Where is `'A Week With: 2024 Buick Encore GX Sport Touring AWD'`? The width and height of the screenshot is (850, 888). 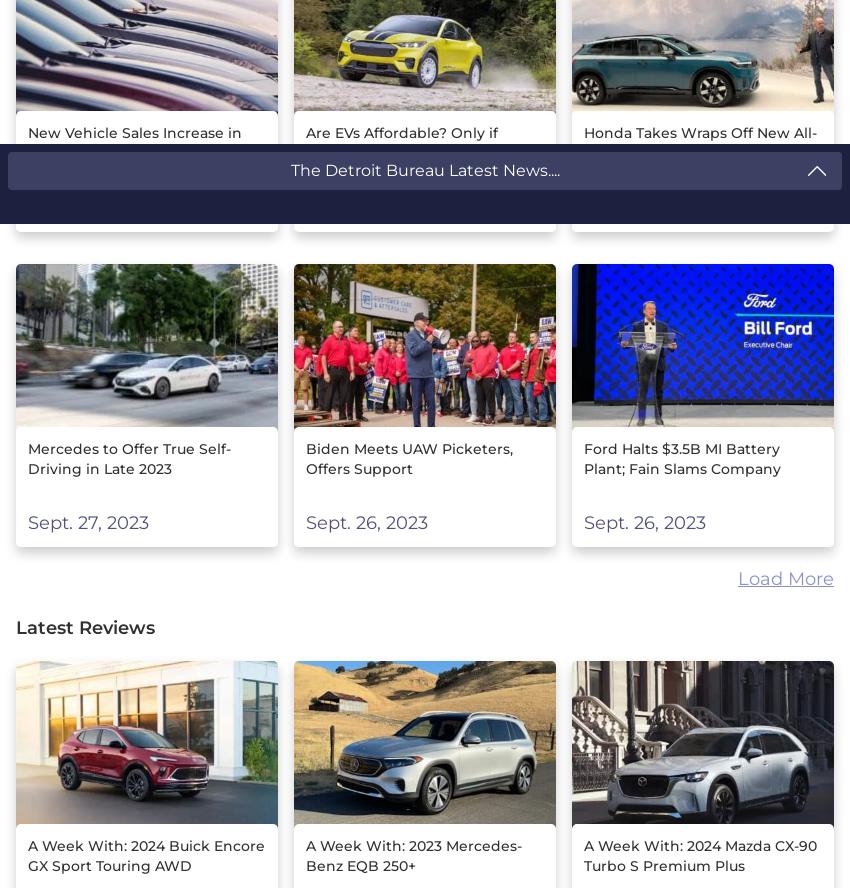
'A Week With: 2024 Buick Encore GX Sport Touring AWD' is located at coordinates (146, 853).